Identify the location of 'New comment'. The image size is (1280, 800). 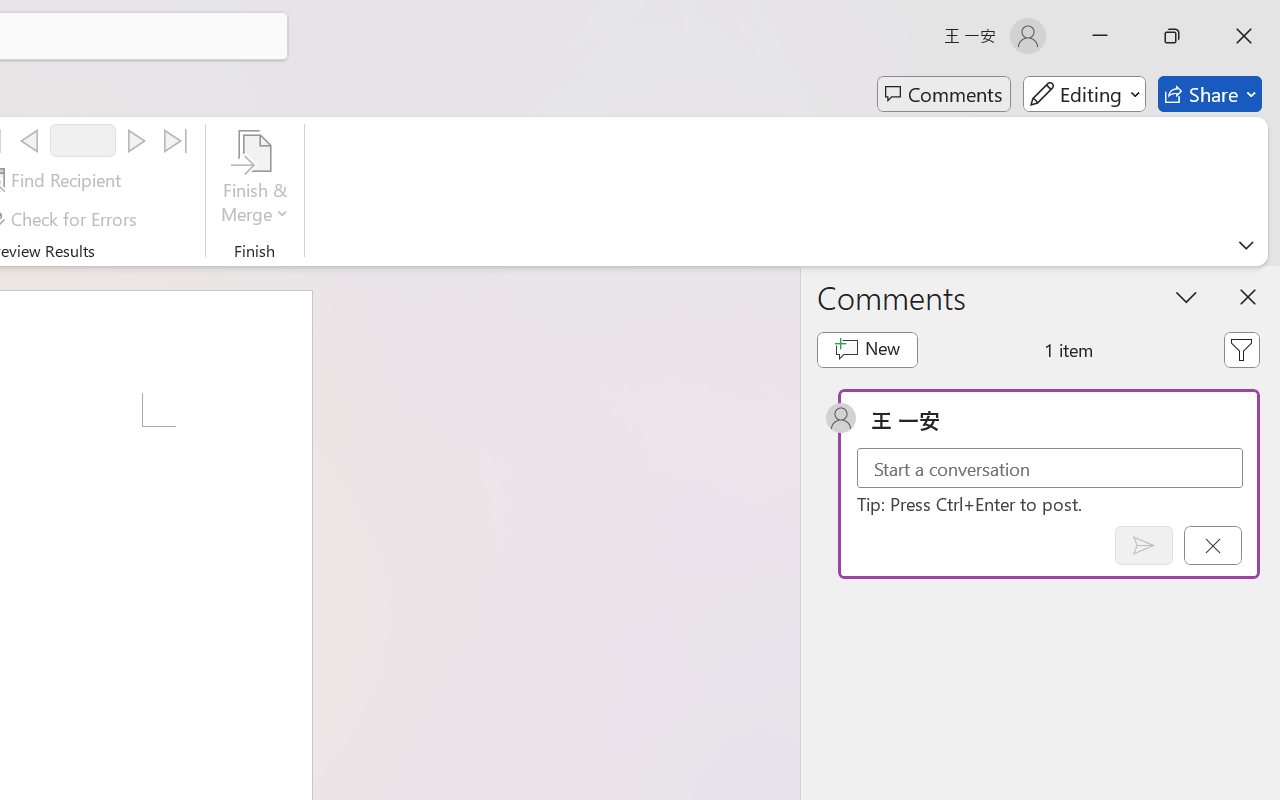
(867, 350).